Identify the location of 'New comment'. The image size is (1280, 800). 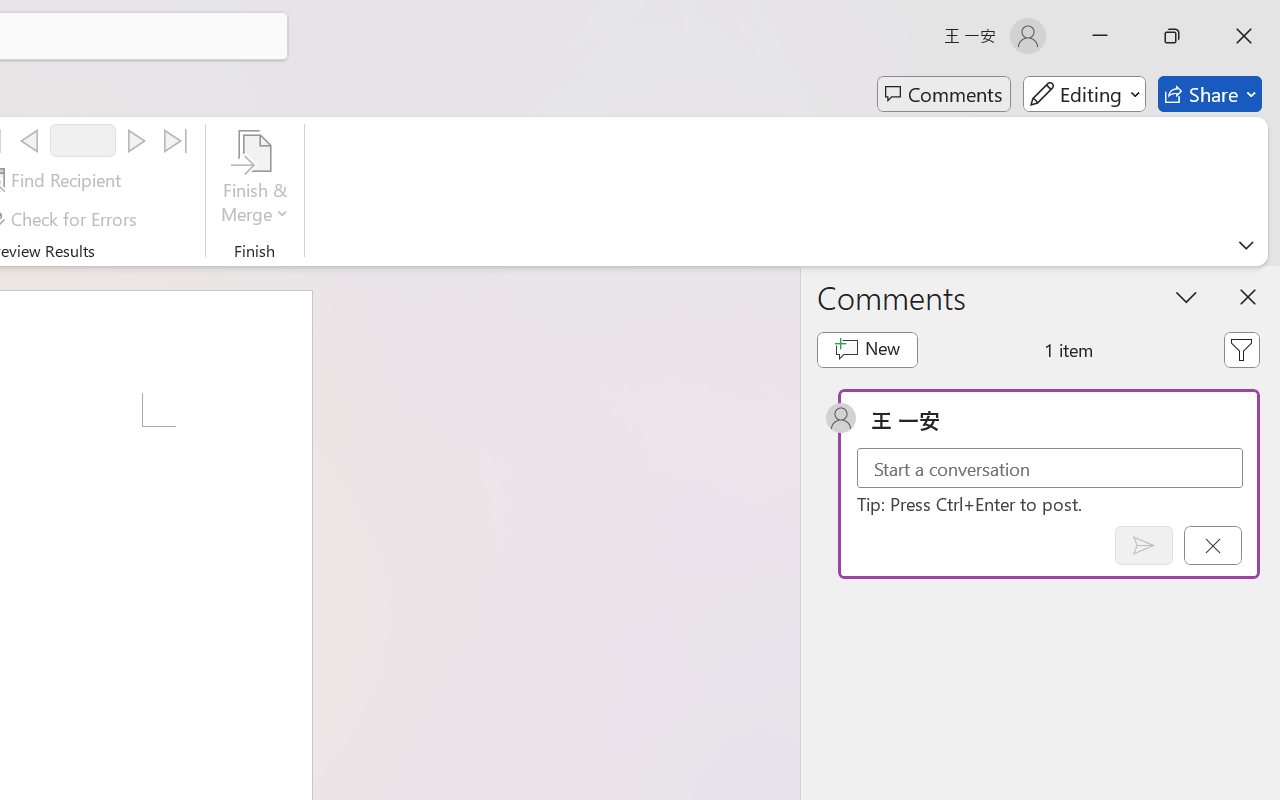
(867, 350).